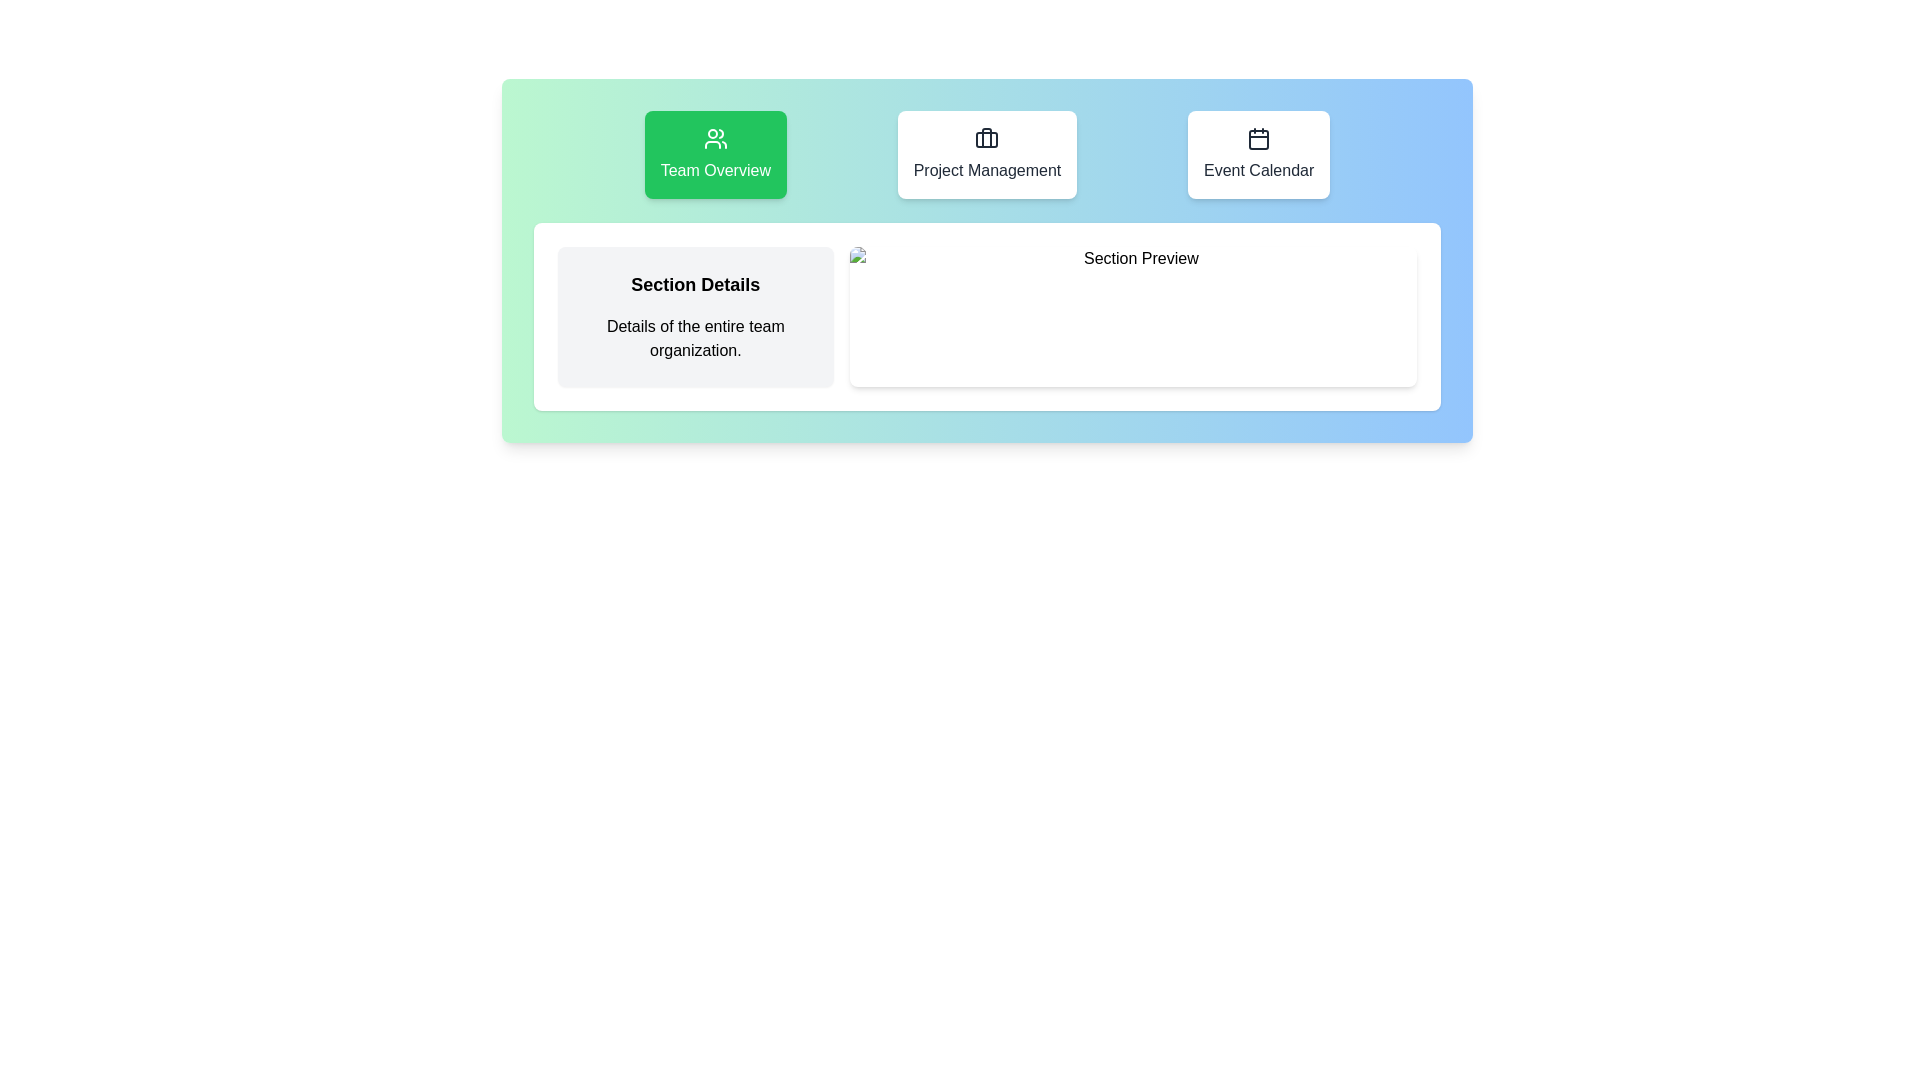  Describe the element at coordinates (1258, 169) in the screenshot. I see `the 'Event Calendar' text label located at the bottom of the third card in the top row, which acts as a title for calendar-based events` at that location.